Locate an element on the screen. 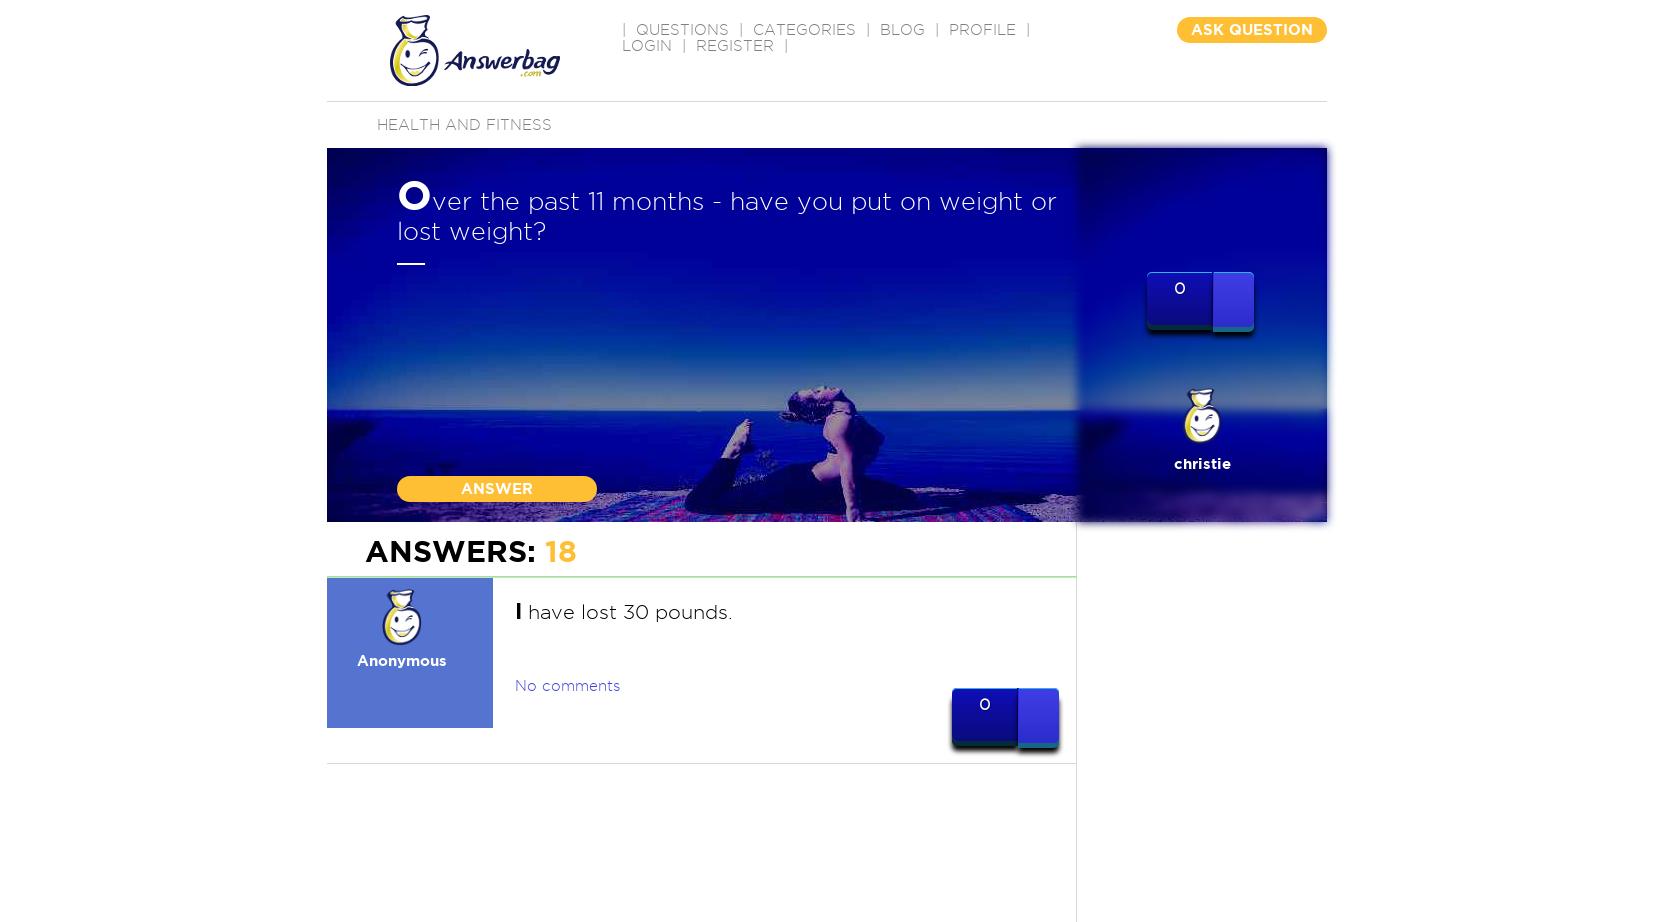 This screenshot has width=1654, height=922. 'ANSWER' is located at coordinates (497, 488).